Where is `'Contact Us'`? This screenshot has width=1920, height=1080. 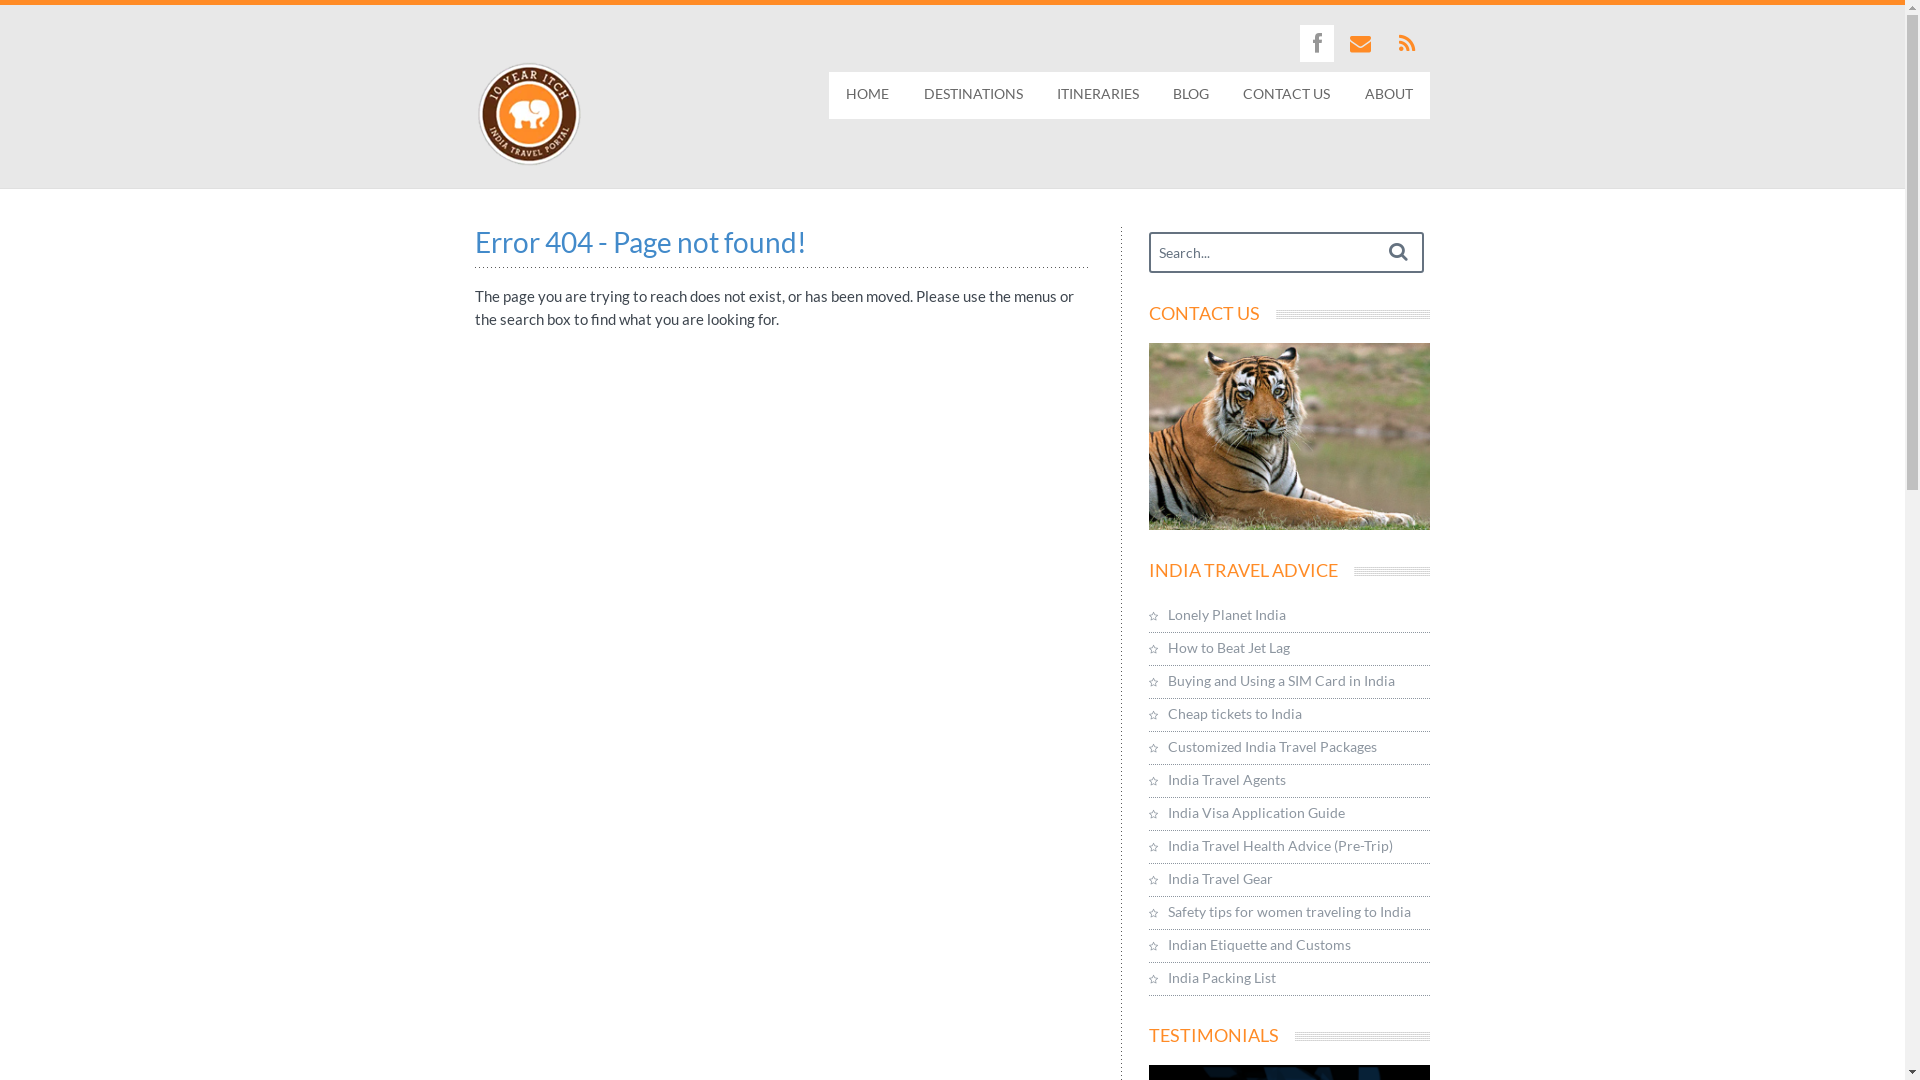 'Contact Us' is located at coordinates (1289, 518).